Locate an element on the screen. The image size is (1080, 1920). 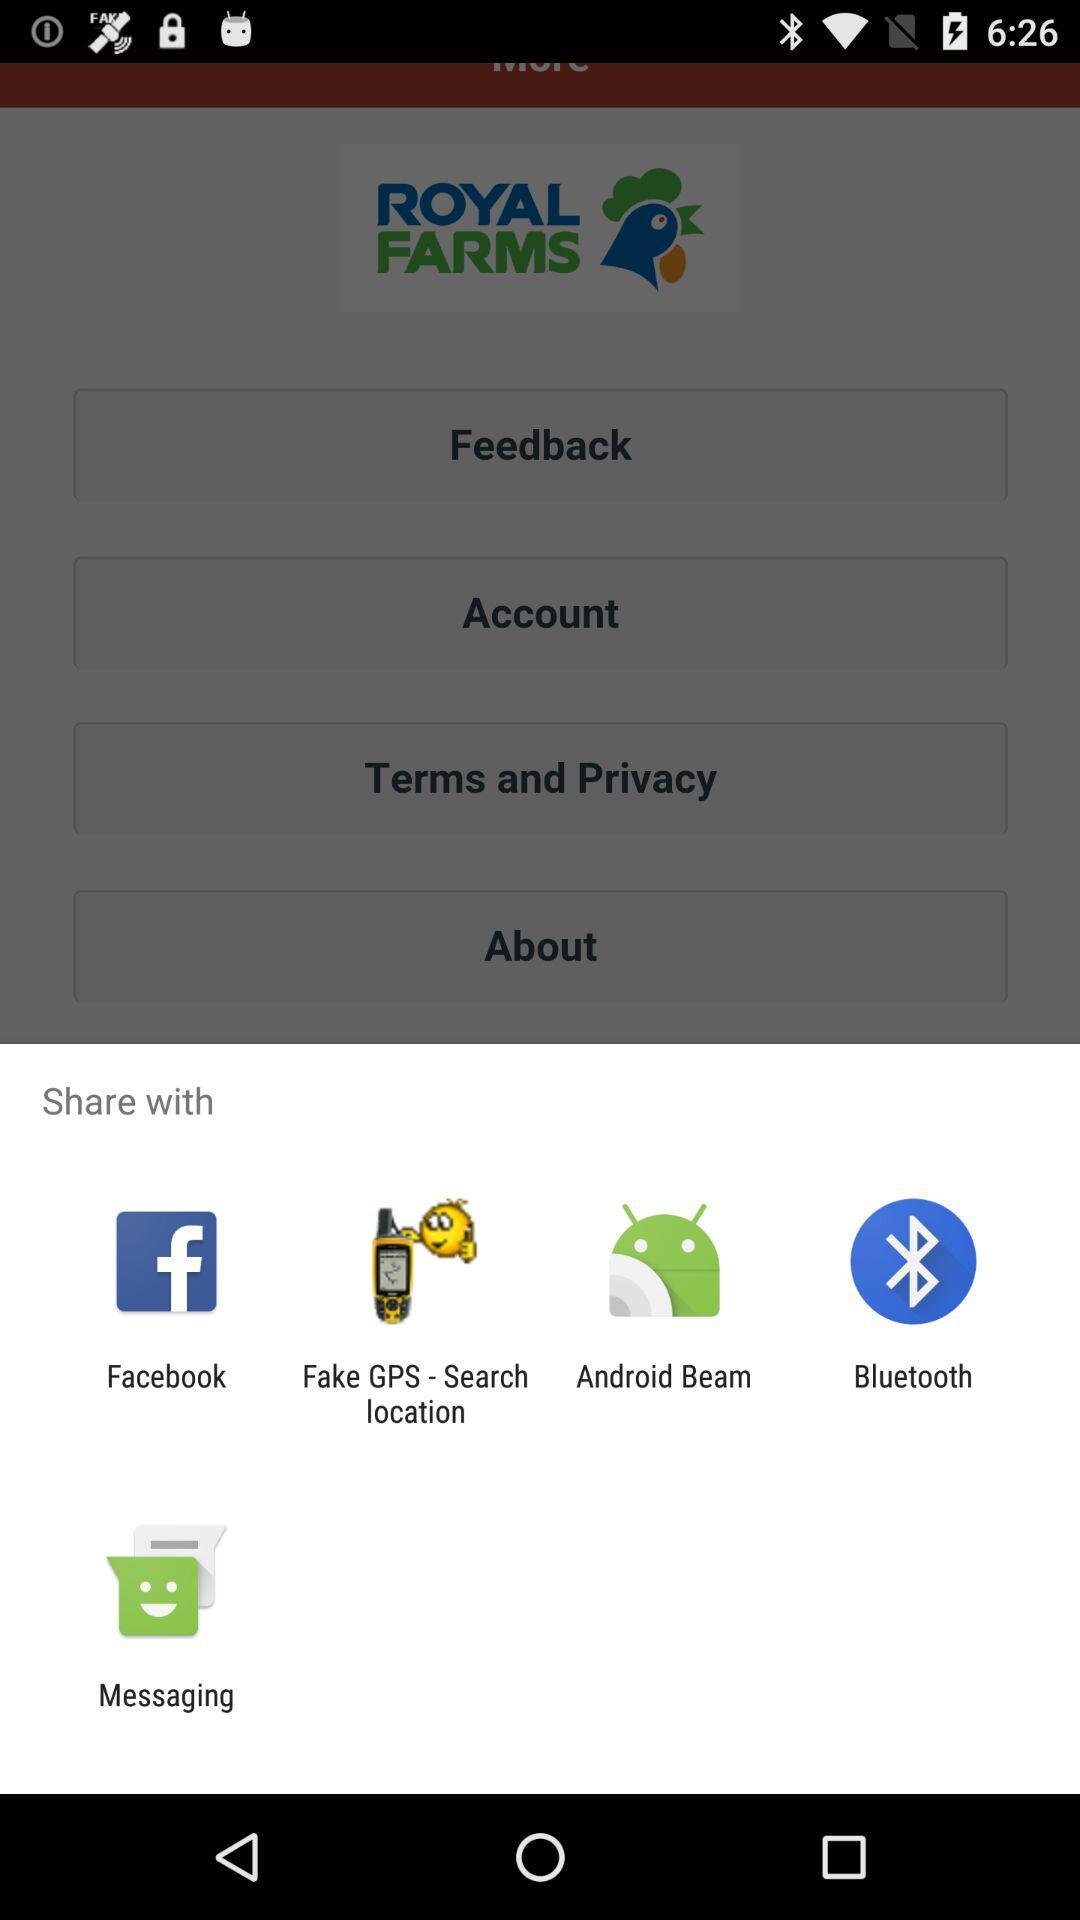
bluetooth app is located at coordinates (913, 1392).